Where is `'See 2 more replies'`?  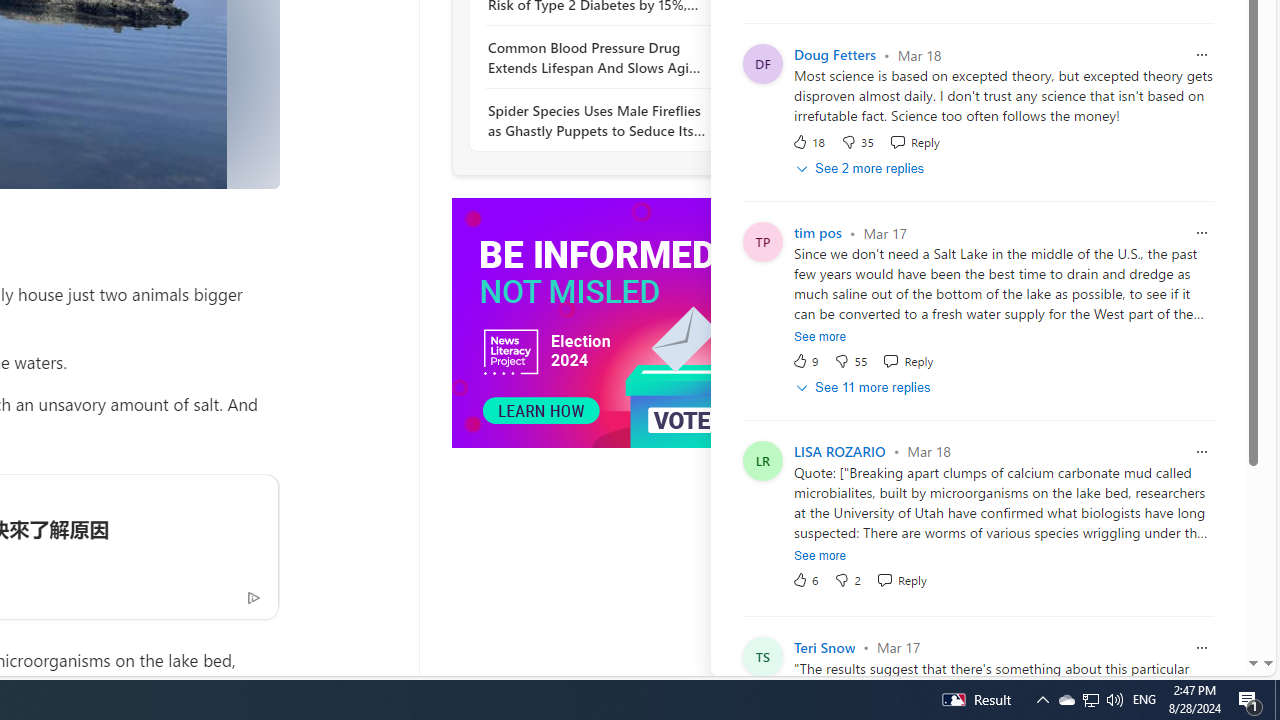 'See 2 more replies' is located at coordinates (862, 168).